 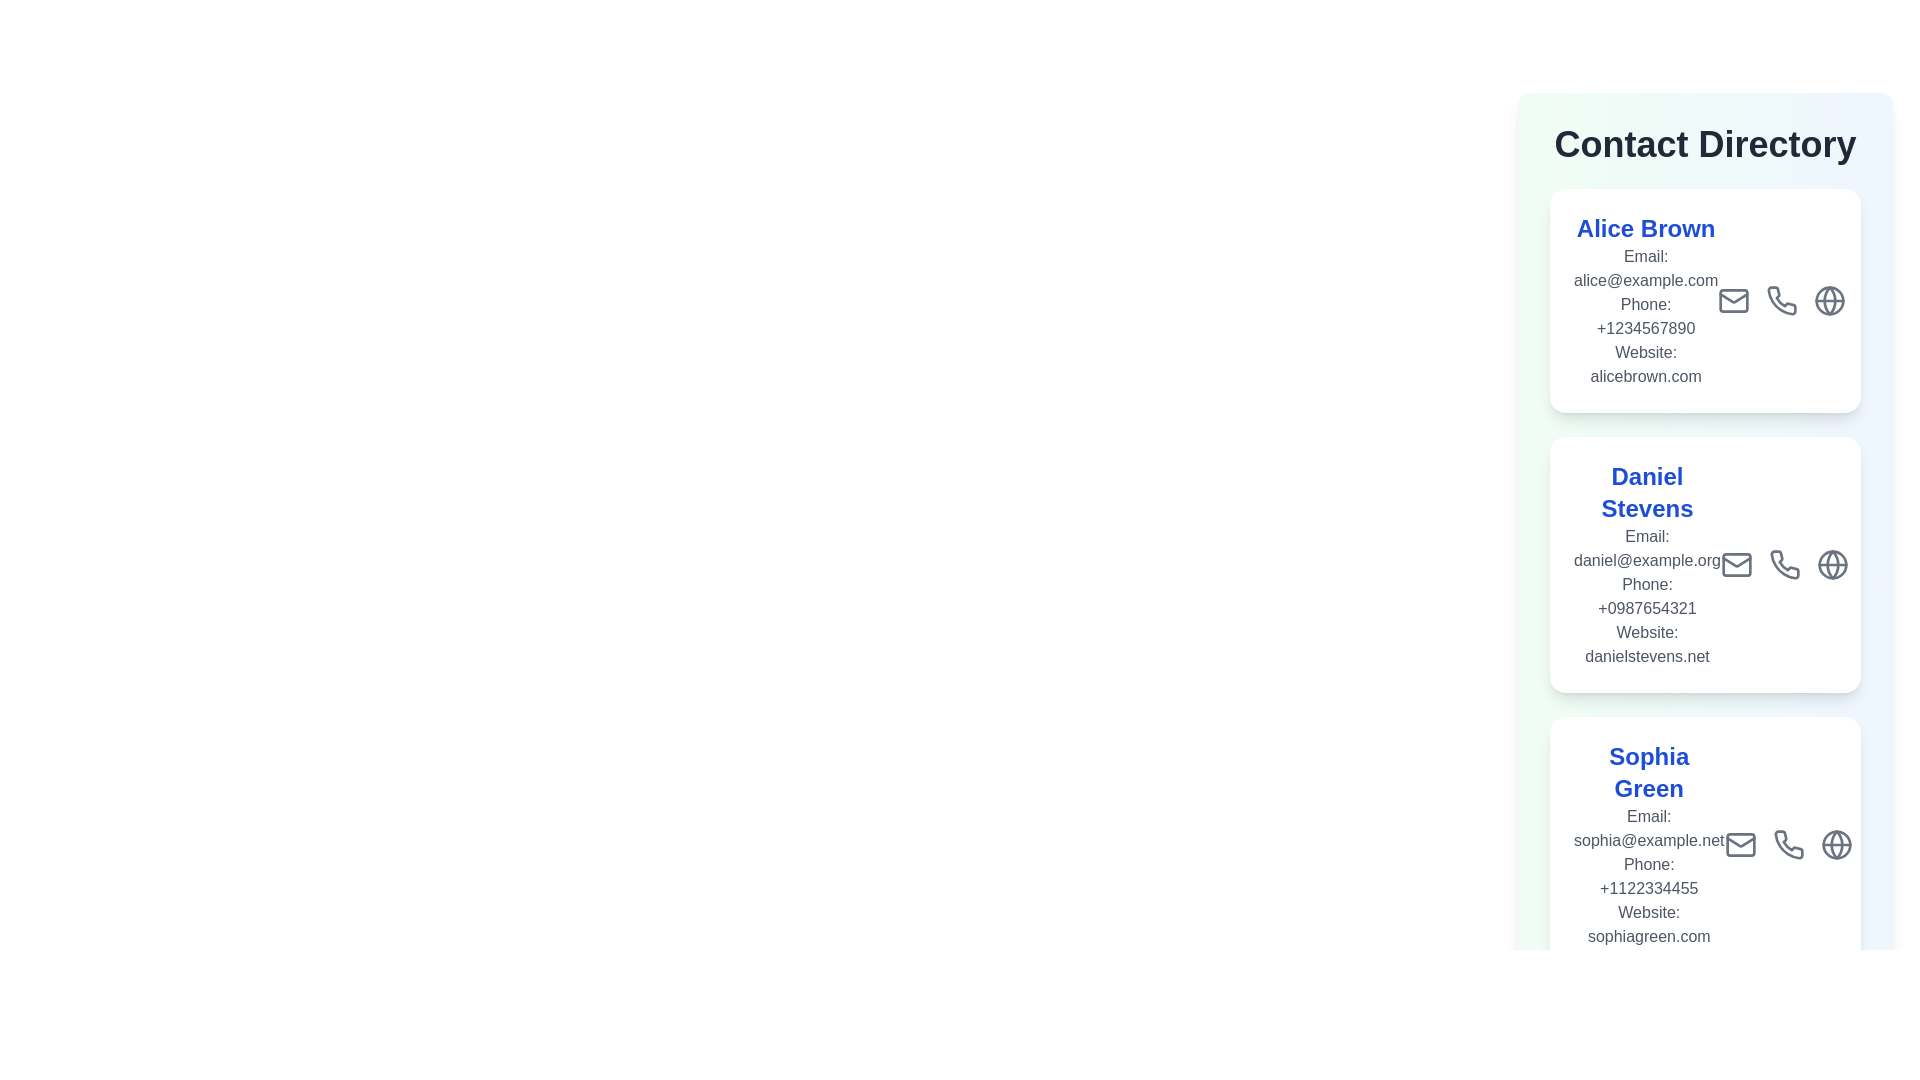 I want to click on the text element corresponding to Alice Brown, so click(x=1646, y=227).